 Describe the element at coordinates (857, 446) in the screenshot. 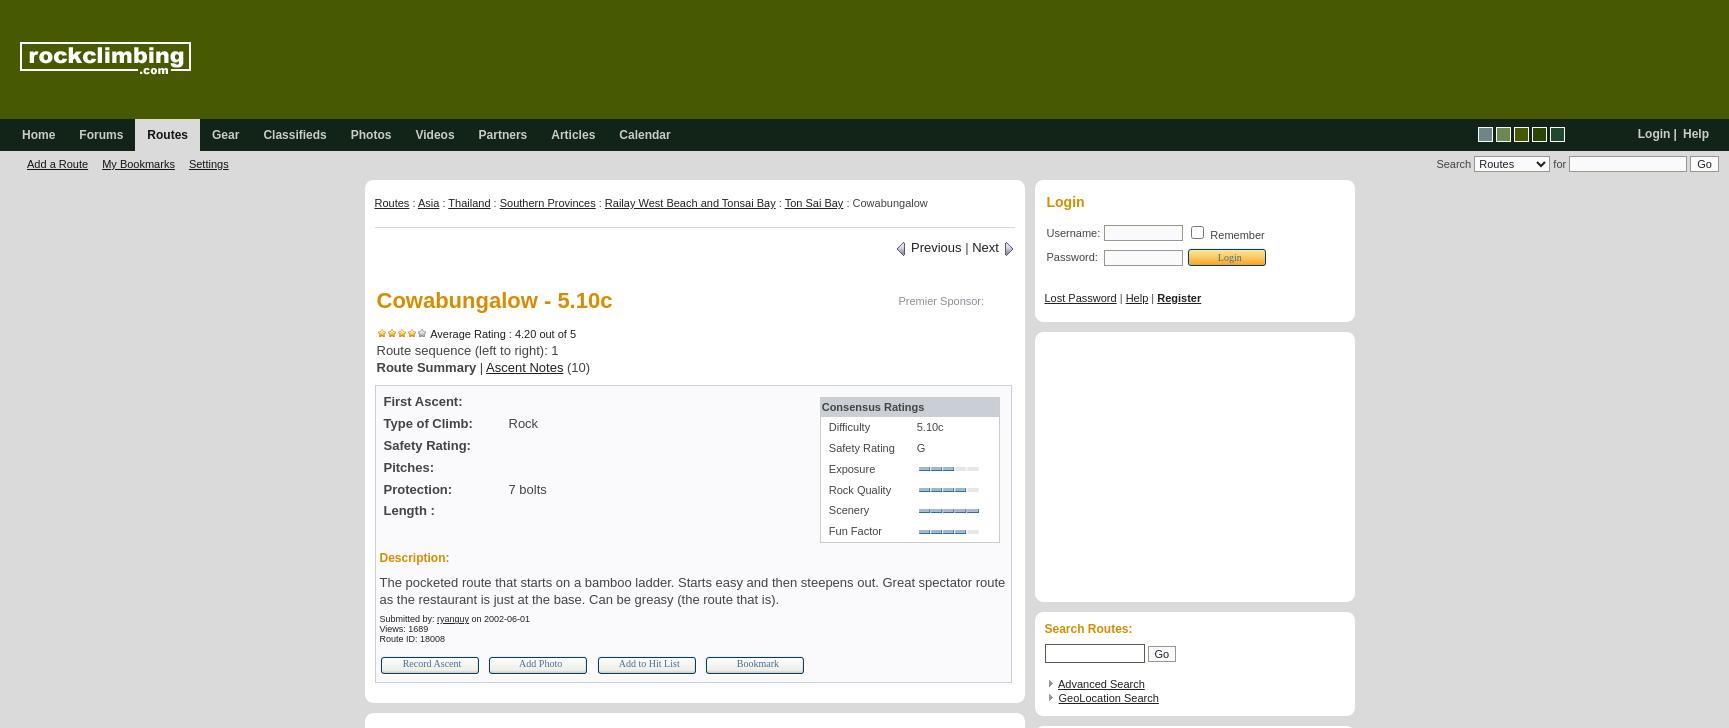

I see `'Safety Rating'` at that location.